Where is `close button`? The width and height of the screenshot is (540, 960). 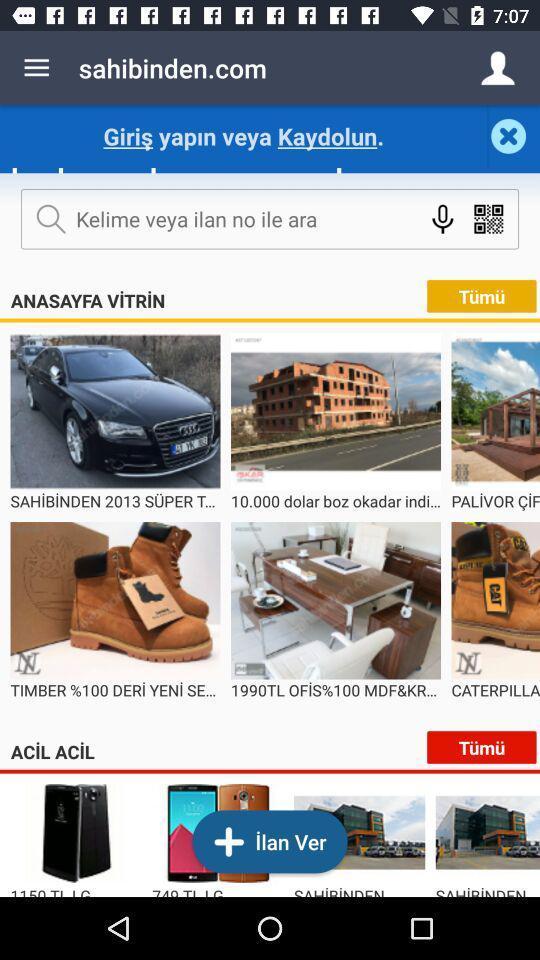 close button is located at coordinates (514, 135).